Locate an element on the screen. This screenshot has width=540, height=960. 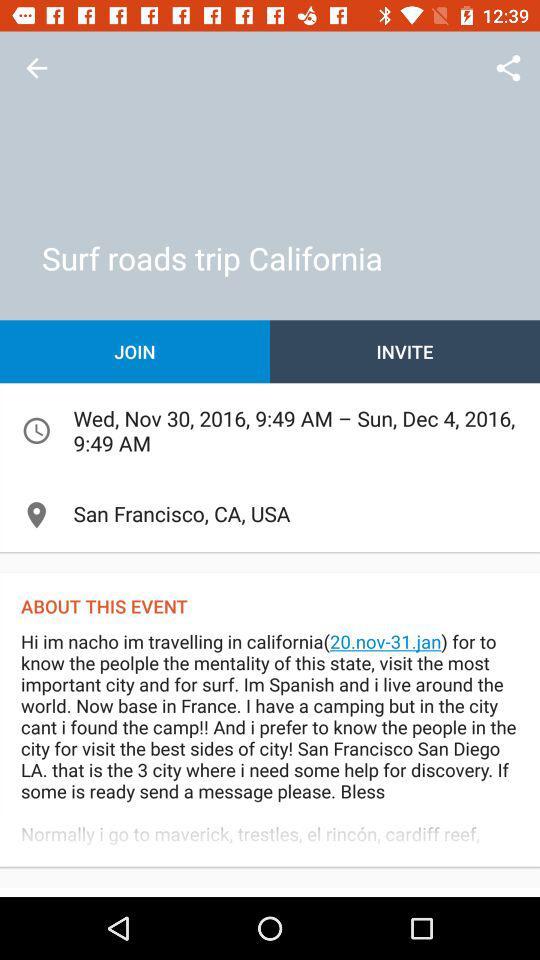
the item above the join item is located at coordinates (36, 68).